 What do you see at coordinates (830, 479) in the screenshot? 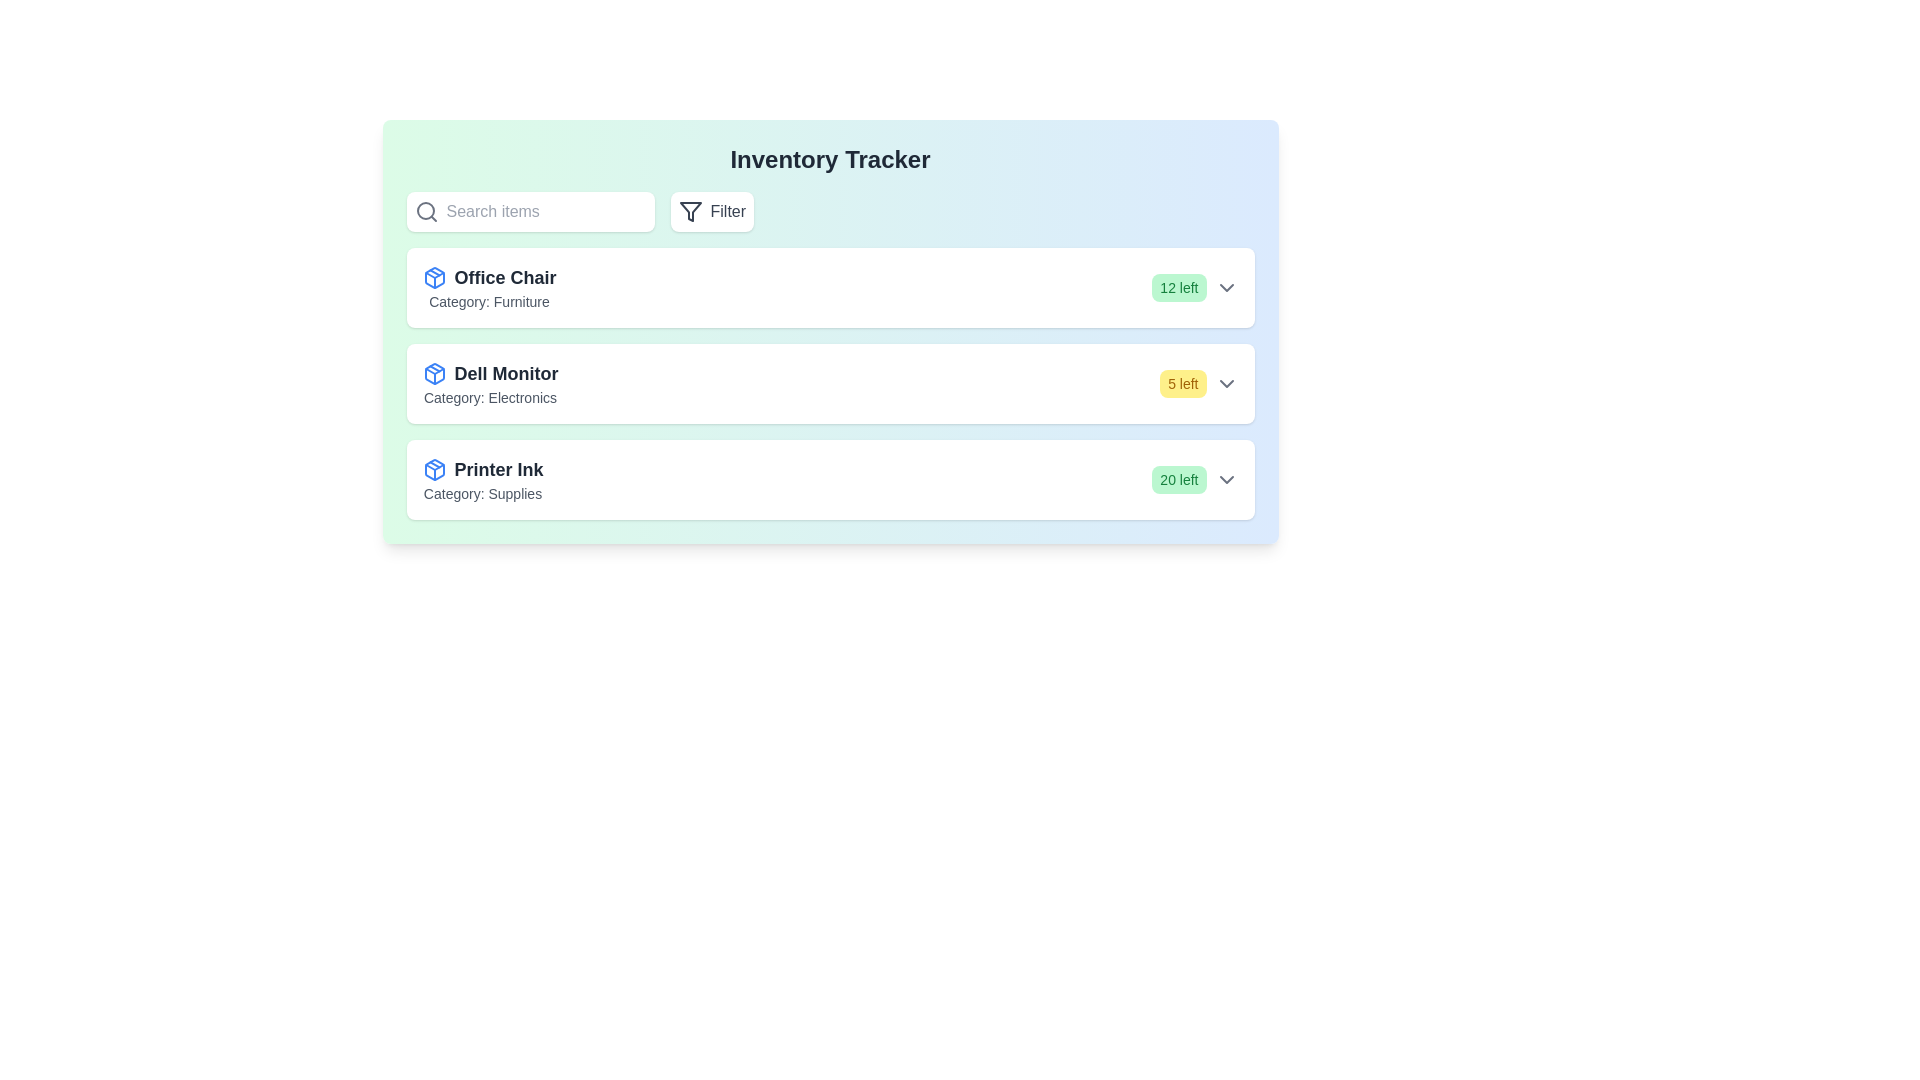
I see `the list entry corresponding to Printer Ink to view its details` at bounding box center [830, 479].